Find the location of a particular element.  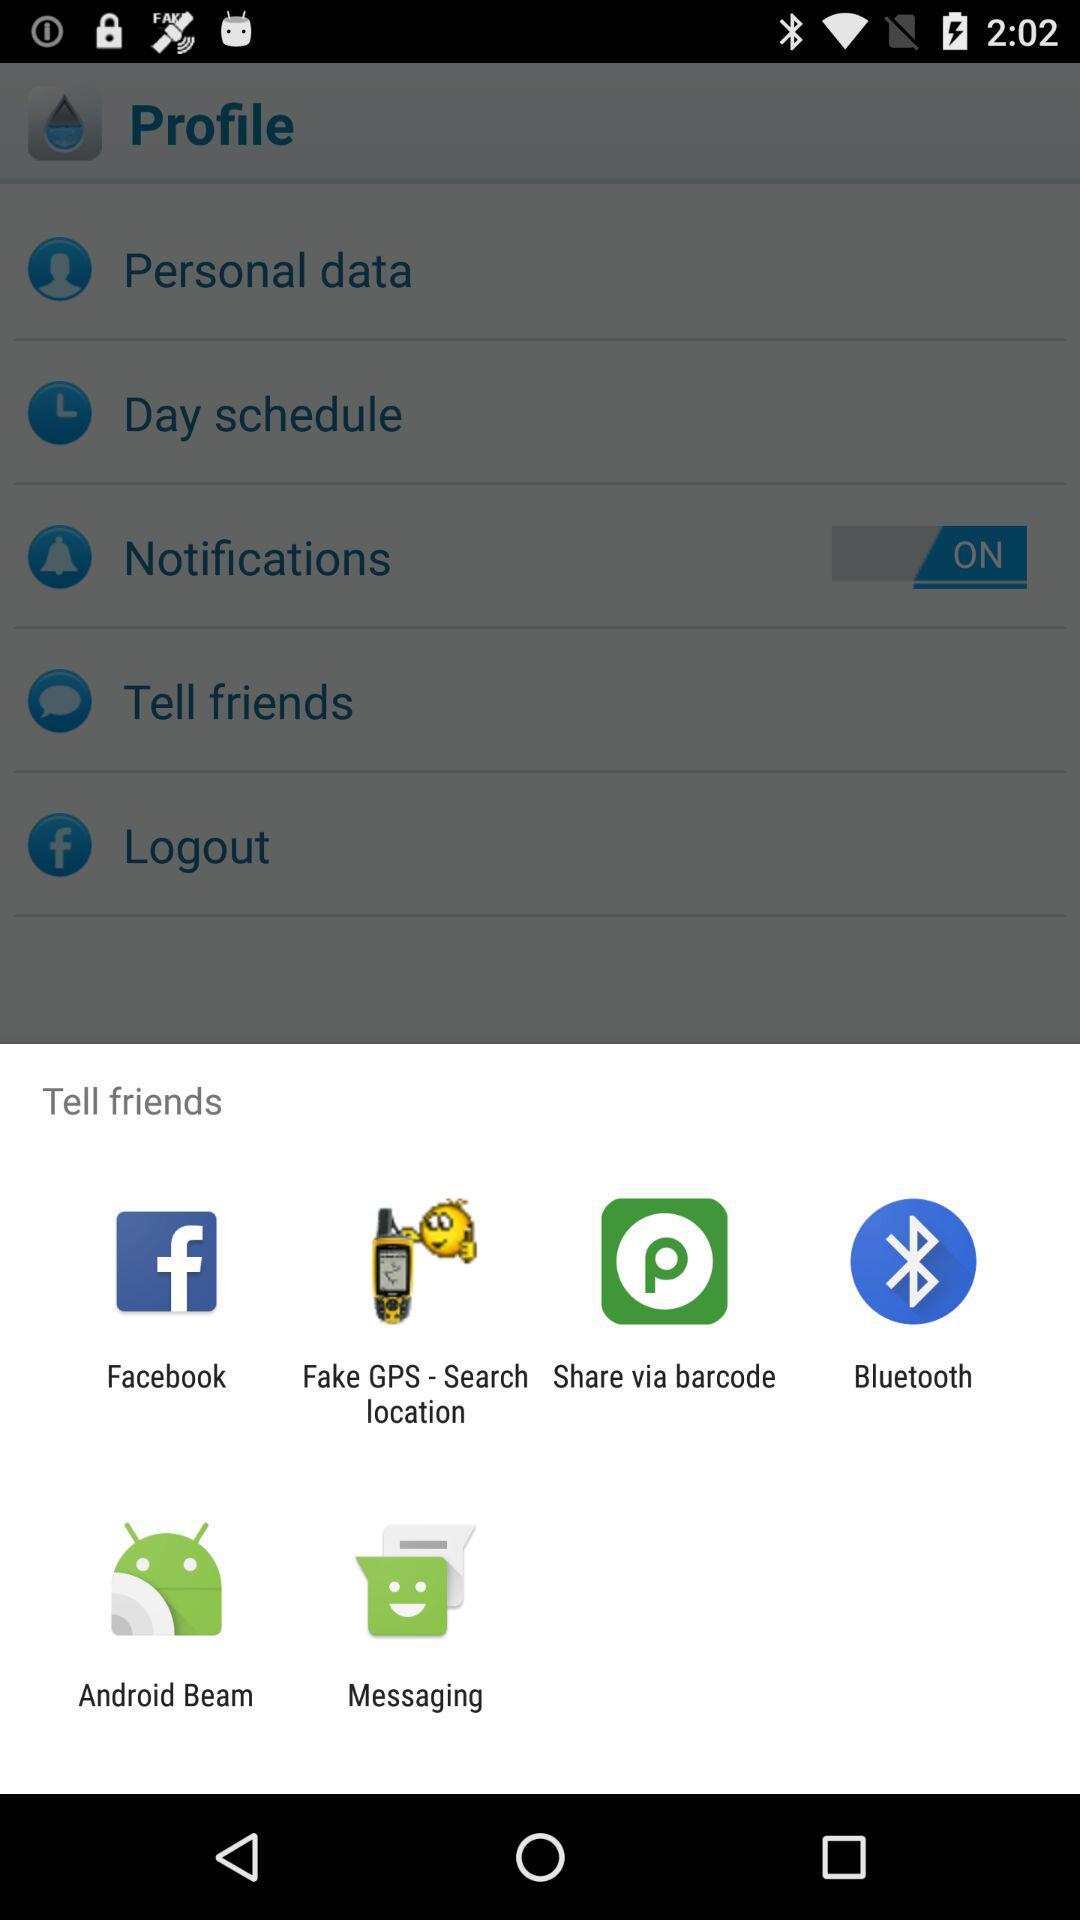

app at the bottom right corner is located at coordinates (913, 1392).